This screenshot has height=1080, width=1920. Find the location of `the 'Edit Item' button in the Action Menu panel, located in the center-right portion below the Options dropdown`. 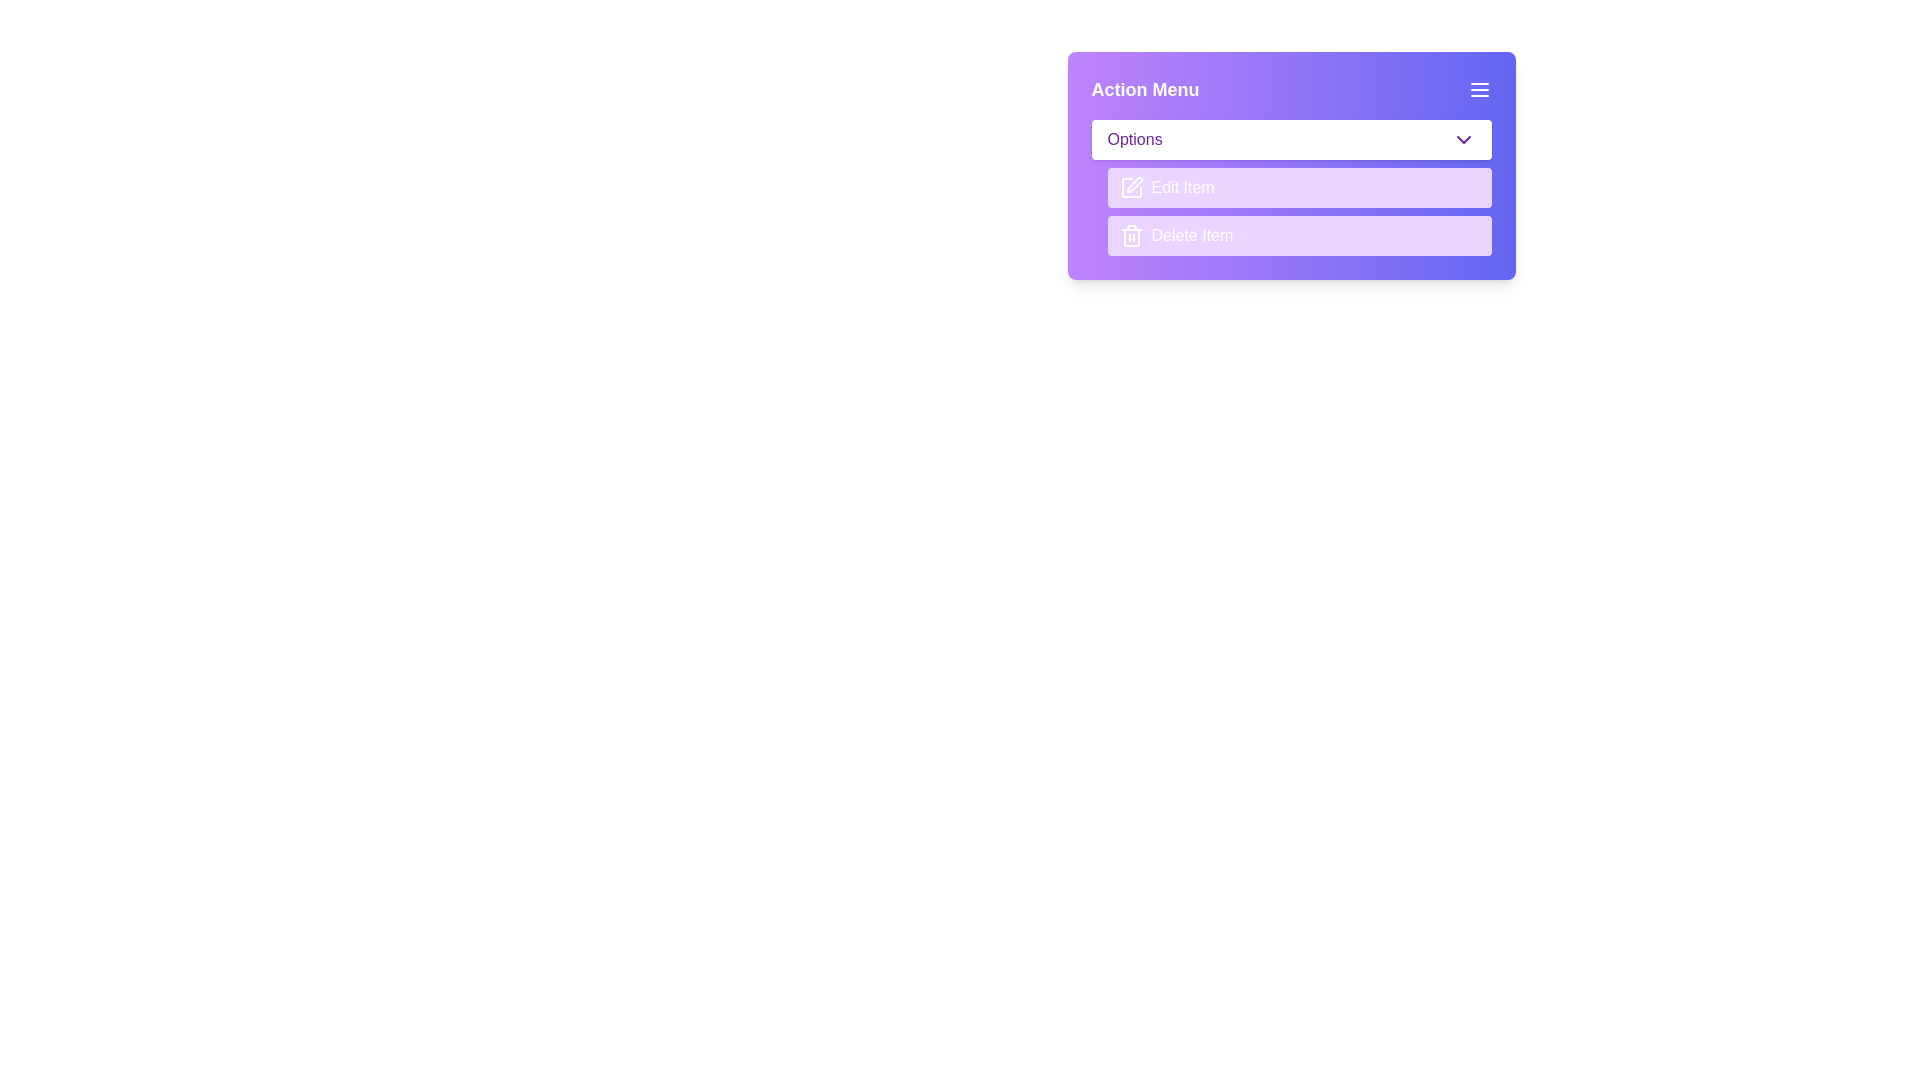

the 'Edit Item' button in the Action Menu panel, located in the center-right portion below the Options dropdown is located at coordinates (1291, 212).